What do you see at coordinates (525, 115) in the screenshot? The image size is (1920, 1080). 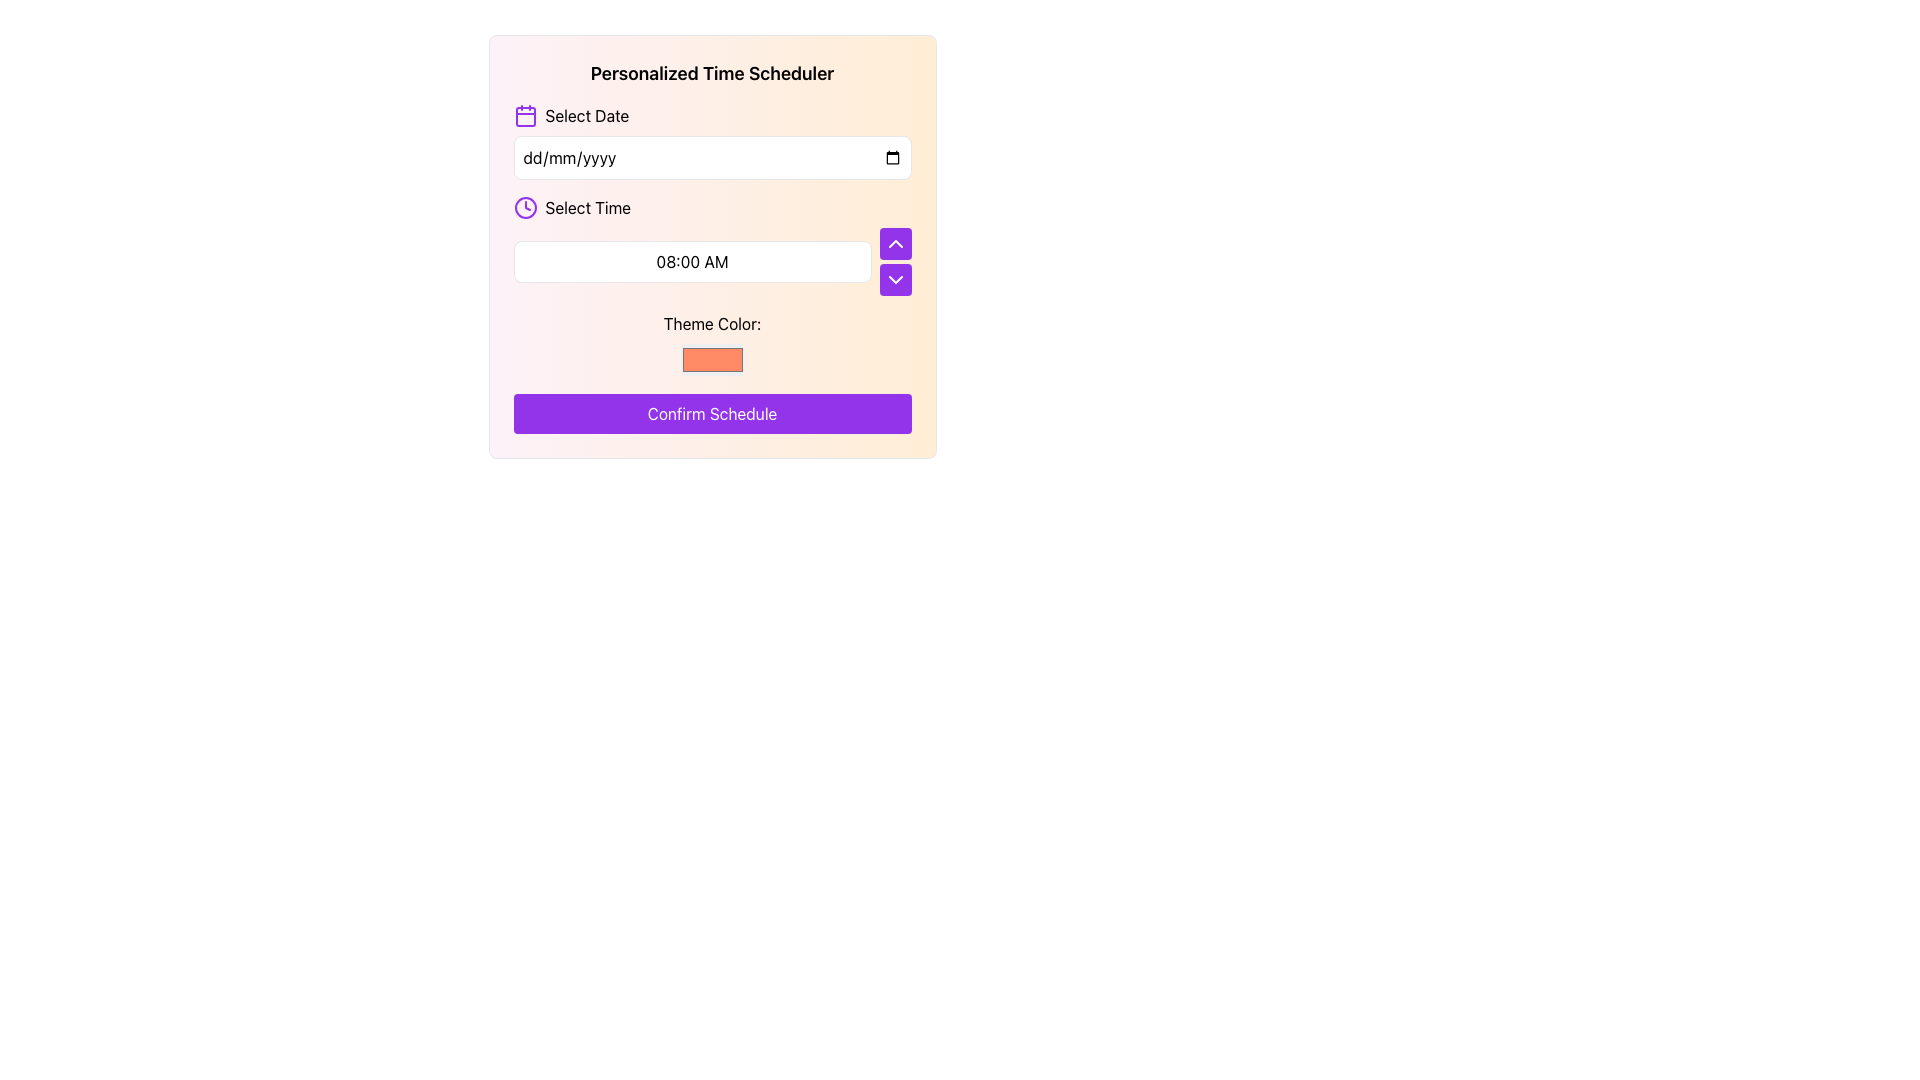 I see `the decorative icon located to the left of the 'Select Date' label at the top-left of the form` at bounding box center [525, 115].